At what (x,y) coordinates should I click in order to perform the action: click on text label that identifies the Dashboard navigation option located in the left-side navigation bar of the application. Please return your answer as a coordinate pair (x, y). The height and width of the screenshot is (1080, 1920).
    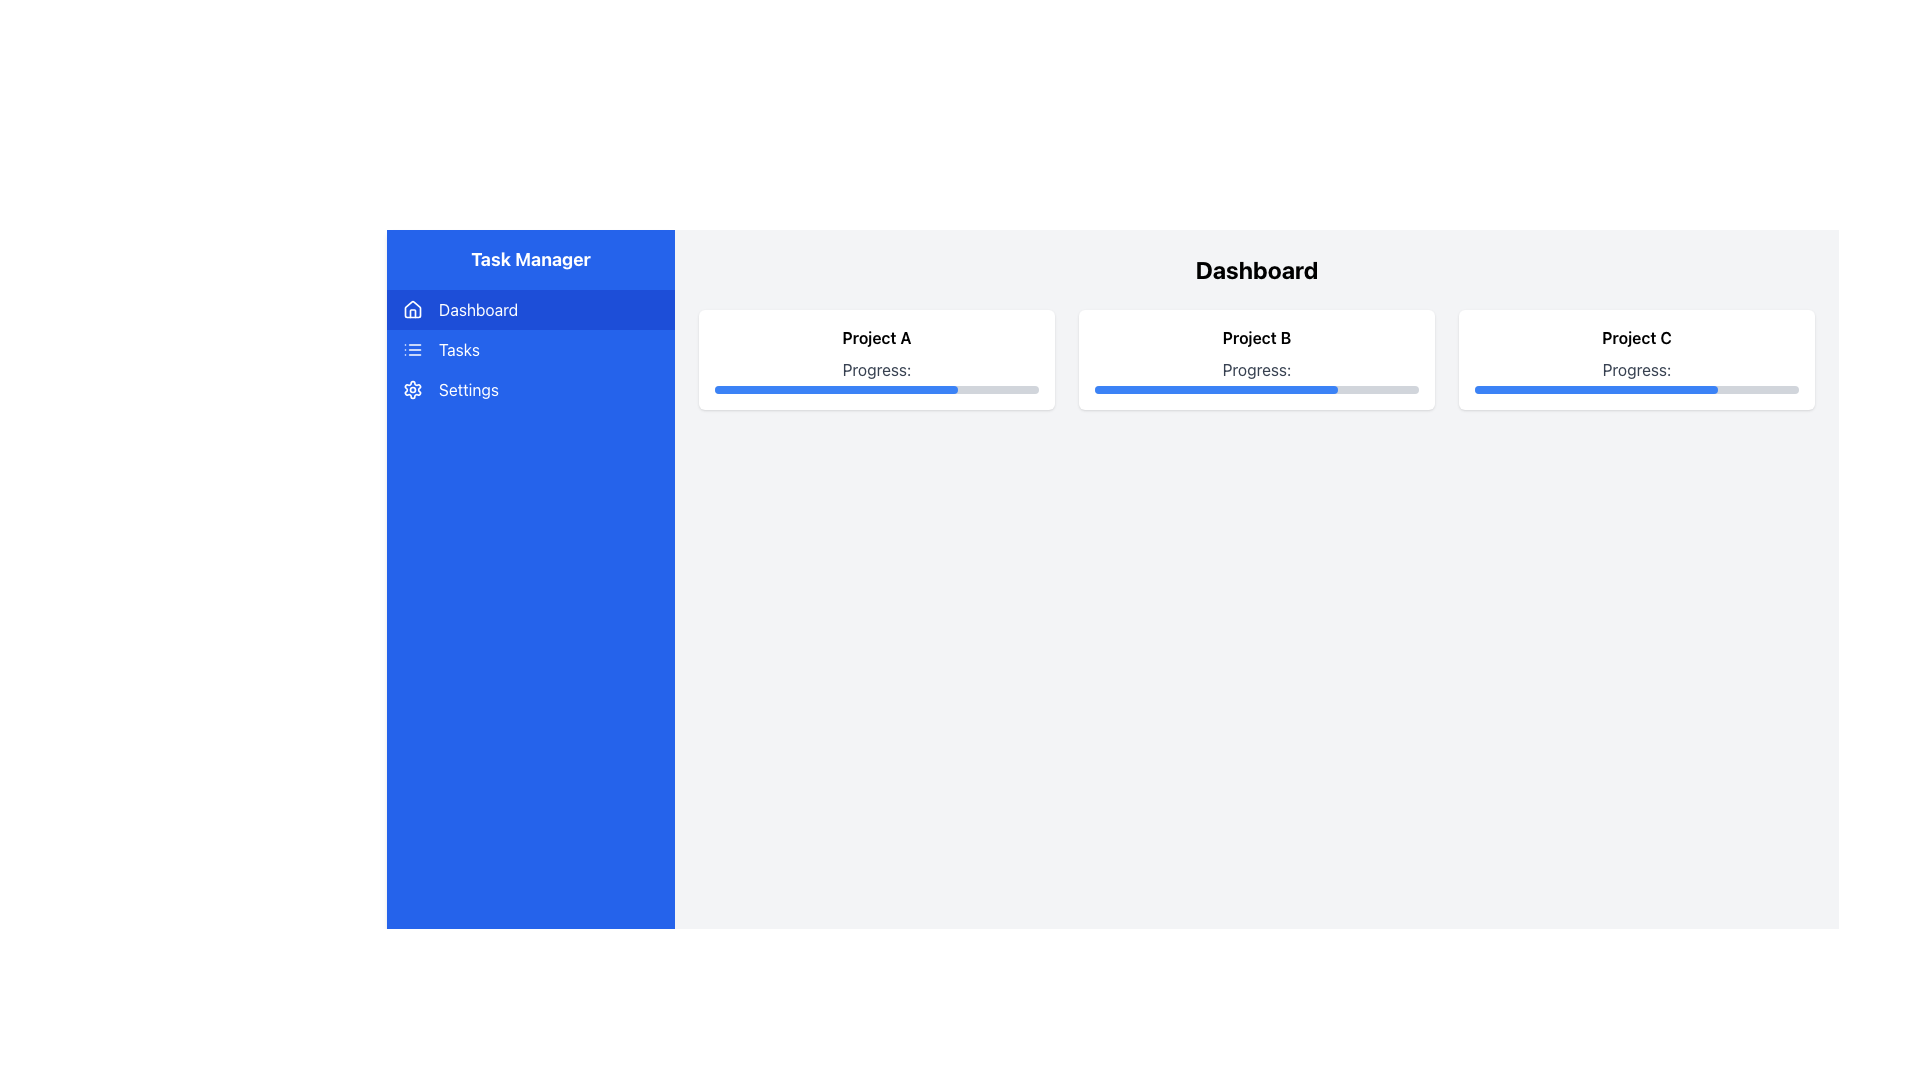
    Looking at the image, I should click on (477, 309).